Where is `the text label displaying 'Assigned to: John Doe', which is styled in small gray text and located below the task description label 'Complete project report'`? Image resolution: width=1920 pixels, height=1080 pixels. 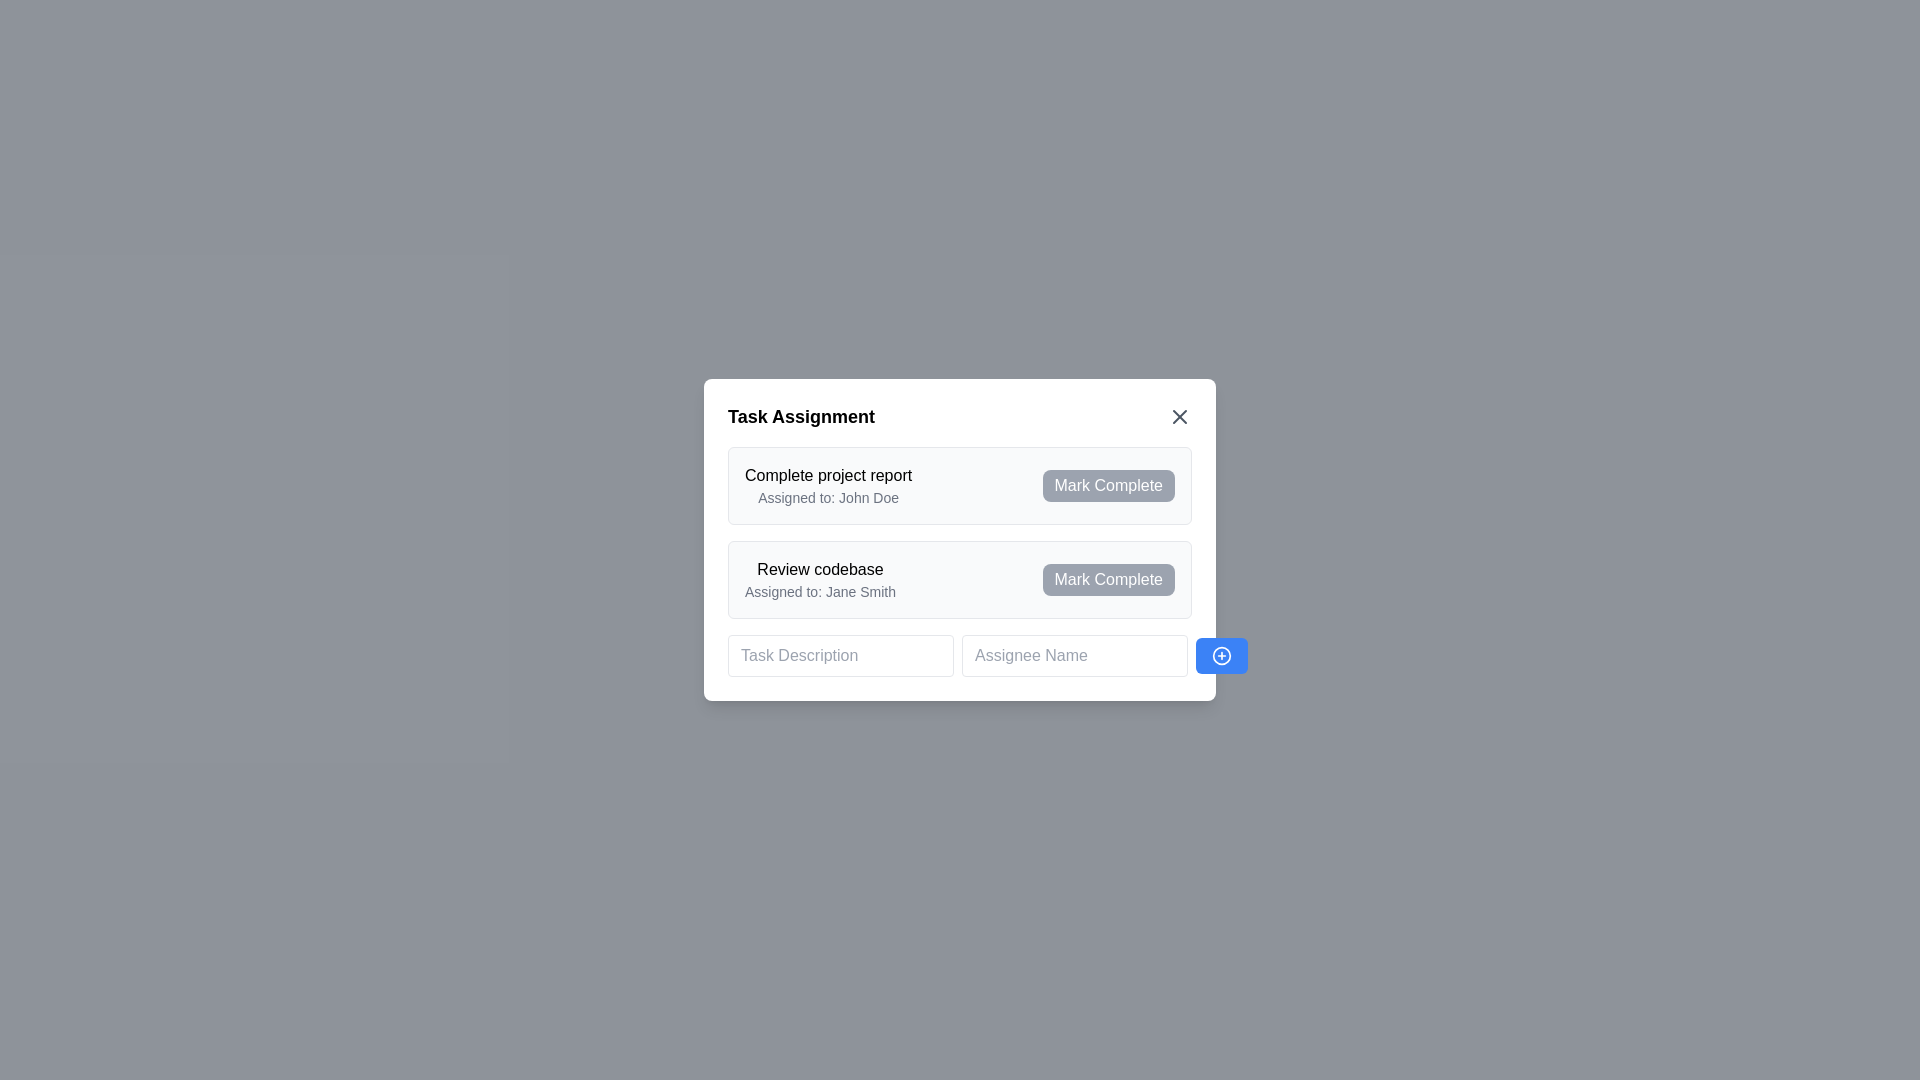
the text label displaying 'Assigned to: John Doe', which is styled in small gray text and located below the task description label 'Complete project report' is located at coordinates (828, 496).